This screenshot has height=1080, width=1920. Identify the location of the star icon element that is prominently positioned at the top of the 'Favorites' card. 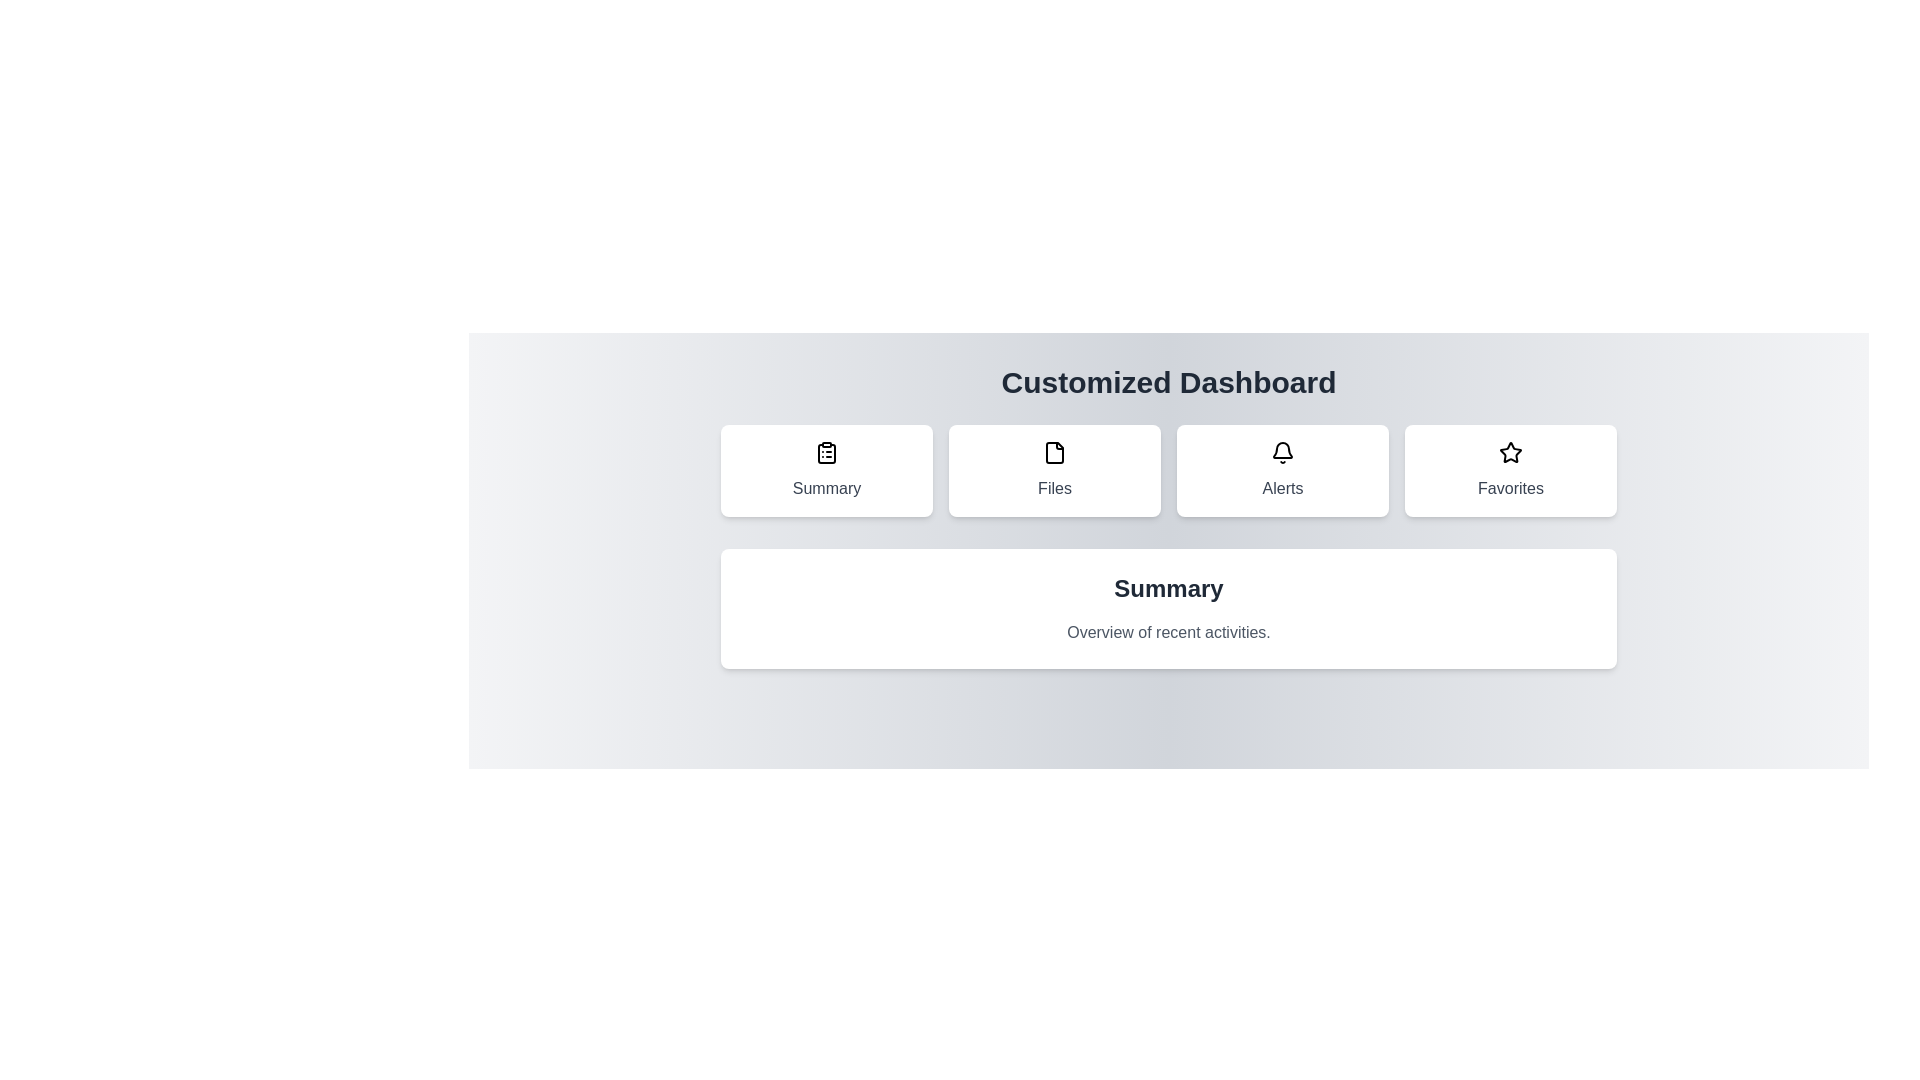
(1511, 452).